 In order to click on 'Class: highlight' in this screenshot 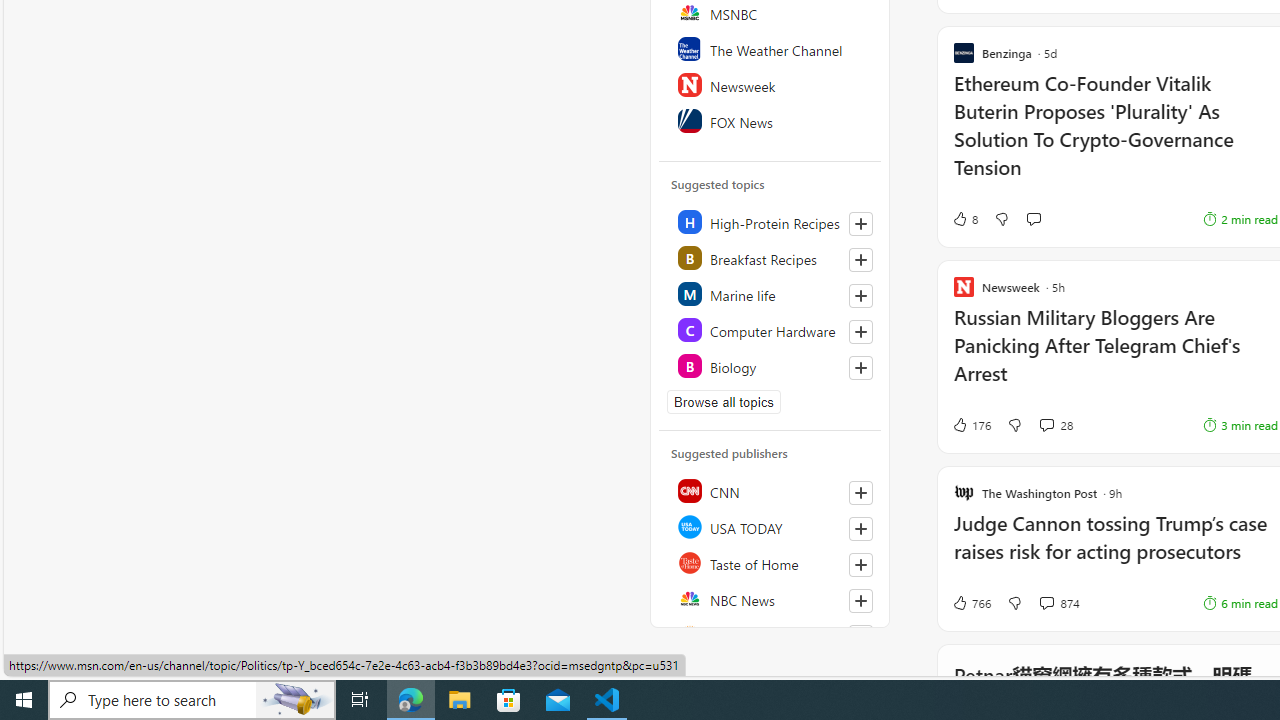, I will do `click(770, 366)`.